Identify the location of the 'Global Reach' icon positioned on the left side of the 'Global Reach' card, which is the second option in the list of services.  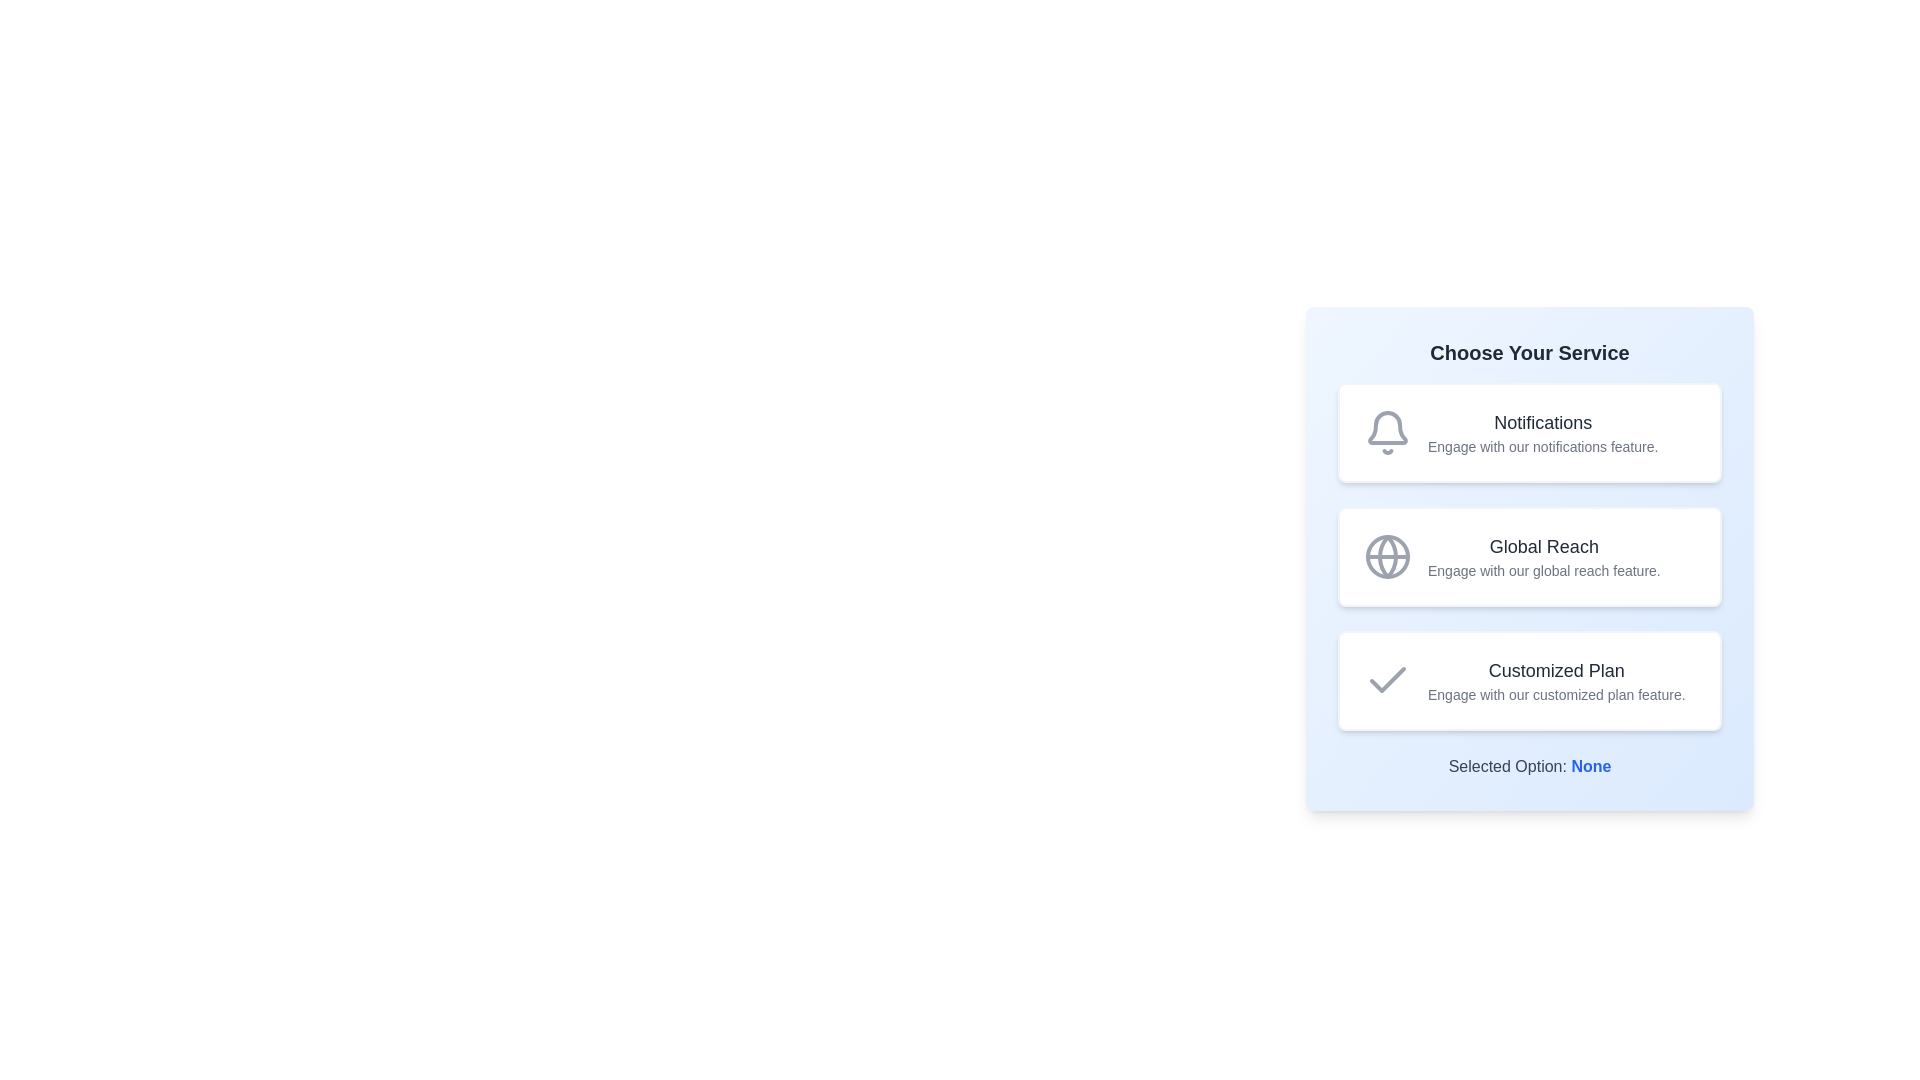
(1386, 556).